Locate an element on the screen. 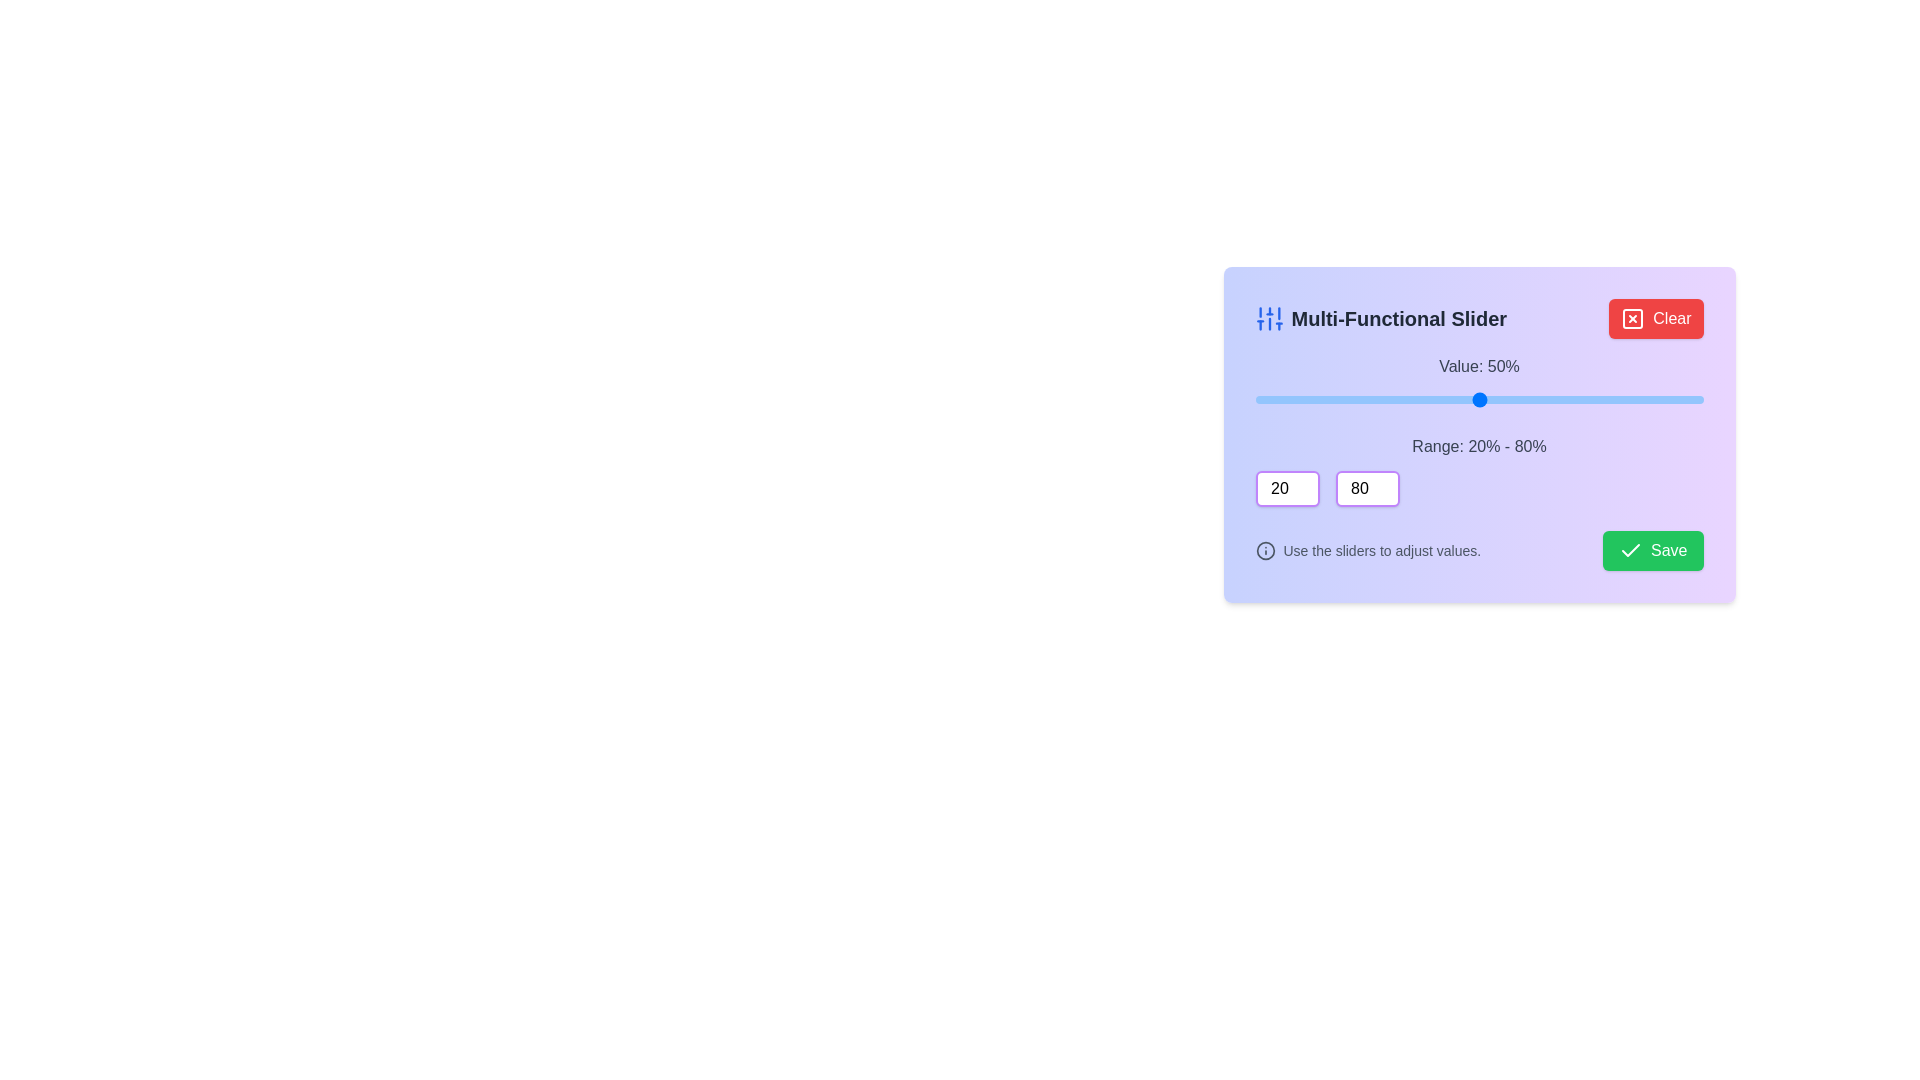  the informational icon located to the left of the text 'Use the sliders to adjust values.' is located at coordinates (1264, 551).